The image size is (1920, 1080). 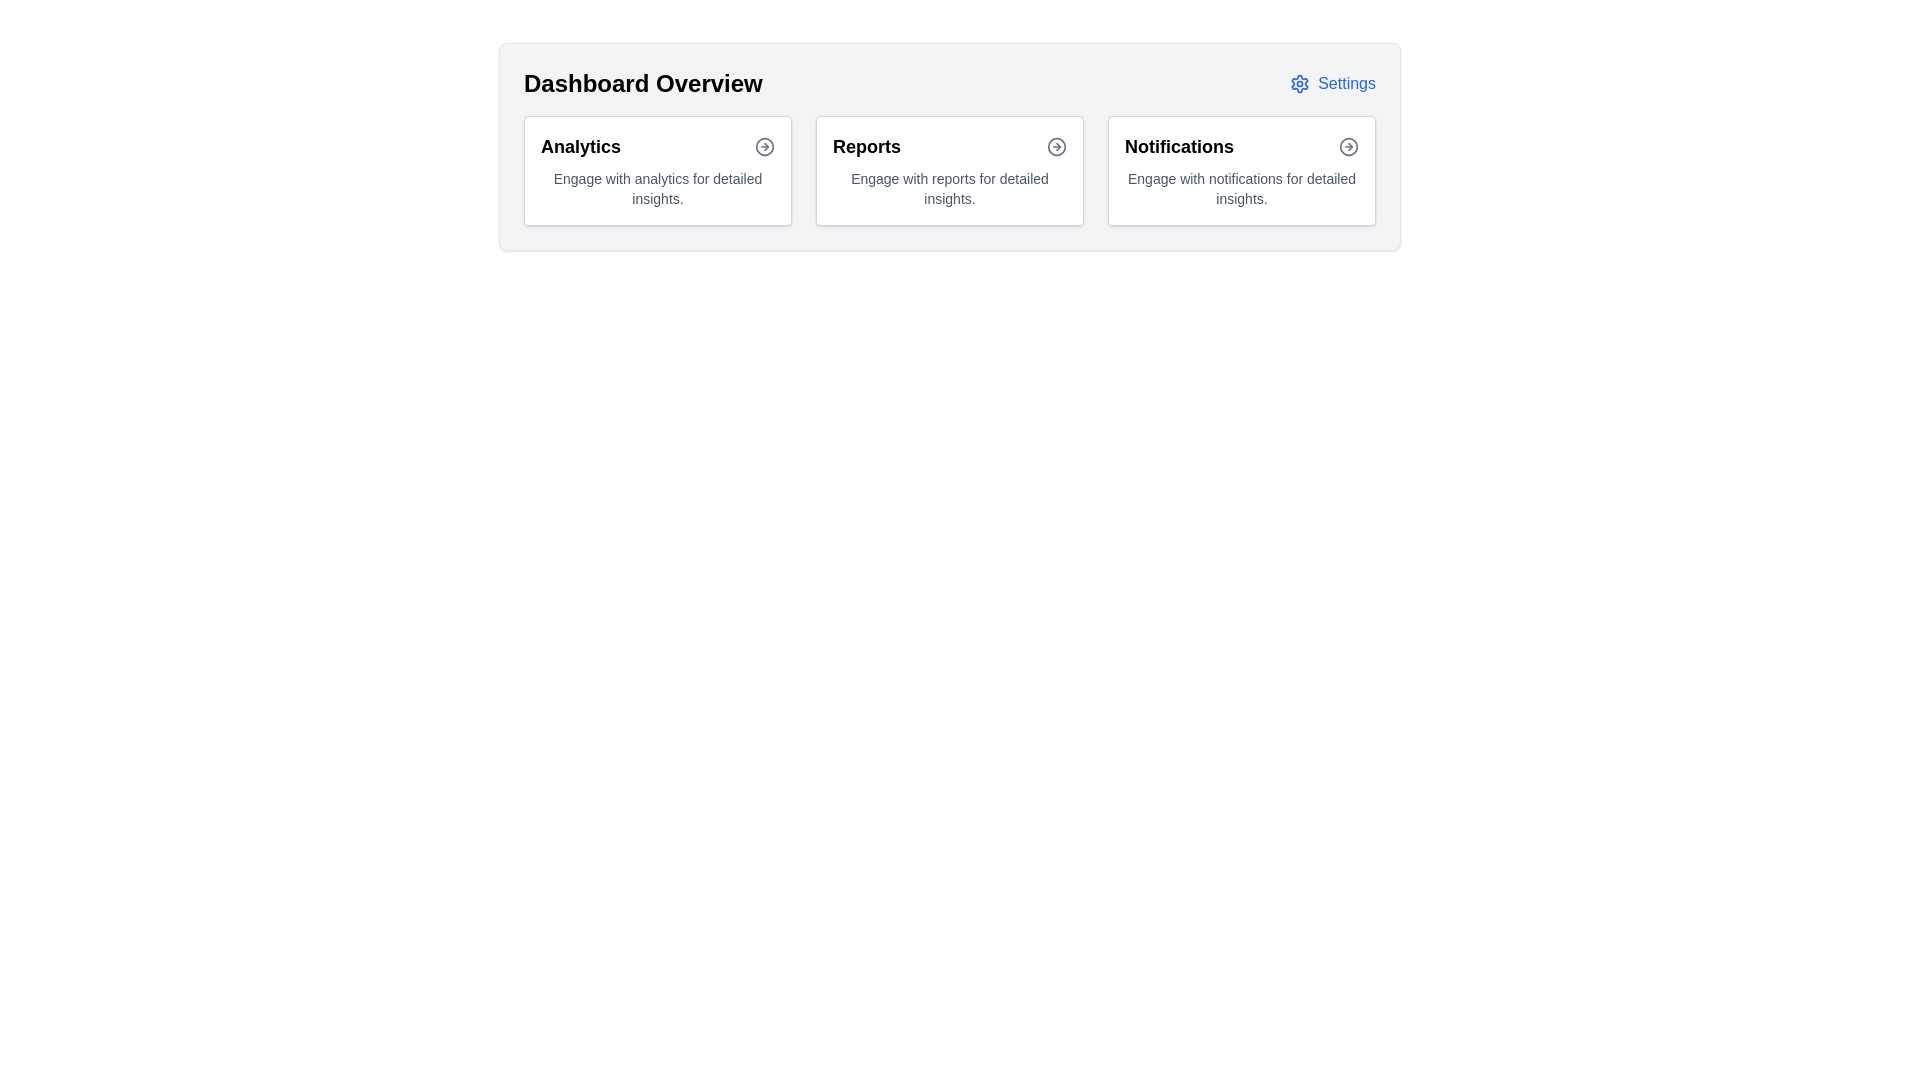 I want to click on the gear-shaped icon representing settings, located to the left of the 'Settings' text at the top-right corner of the main content area, so click(x=1300, y=83).